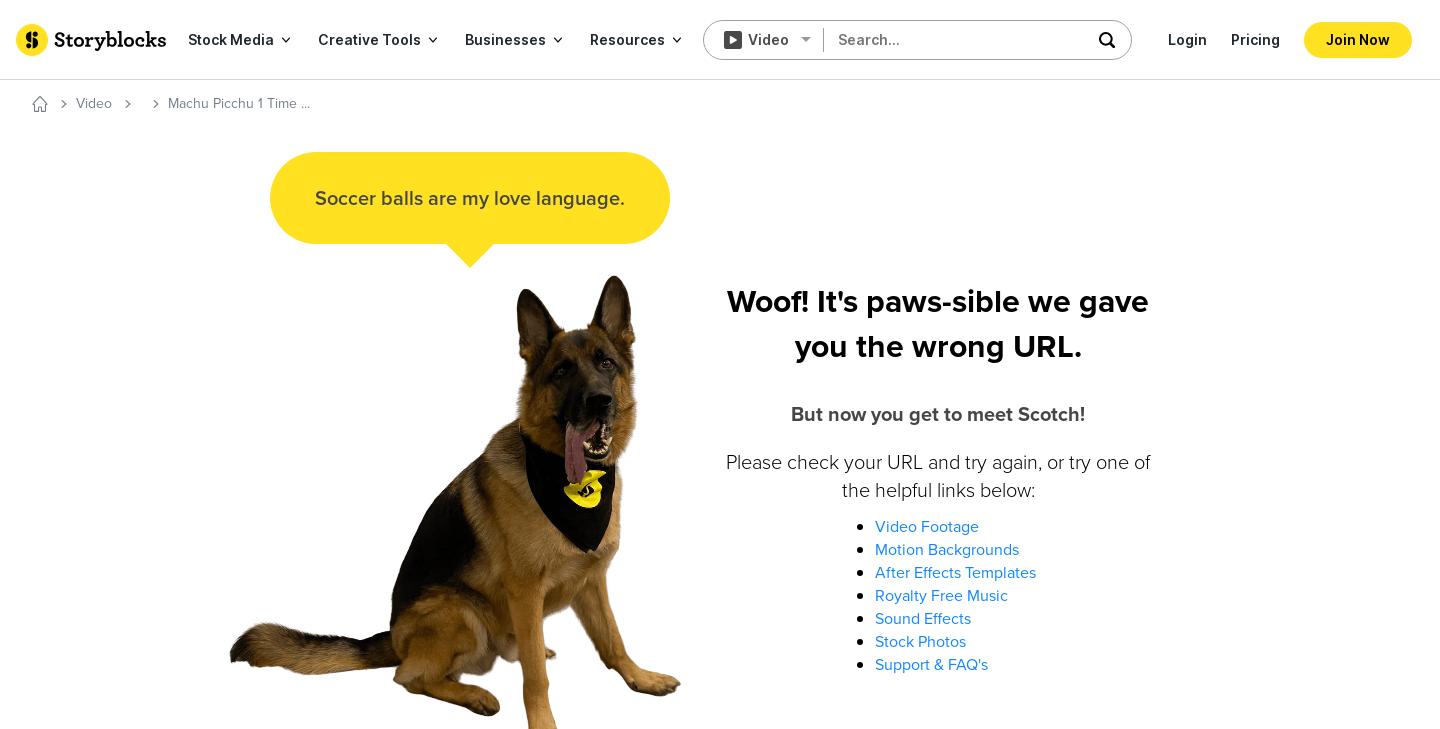  I want to click on 'Support & FAQ's', so click(873, 664).